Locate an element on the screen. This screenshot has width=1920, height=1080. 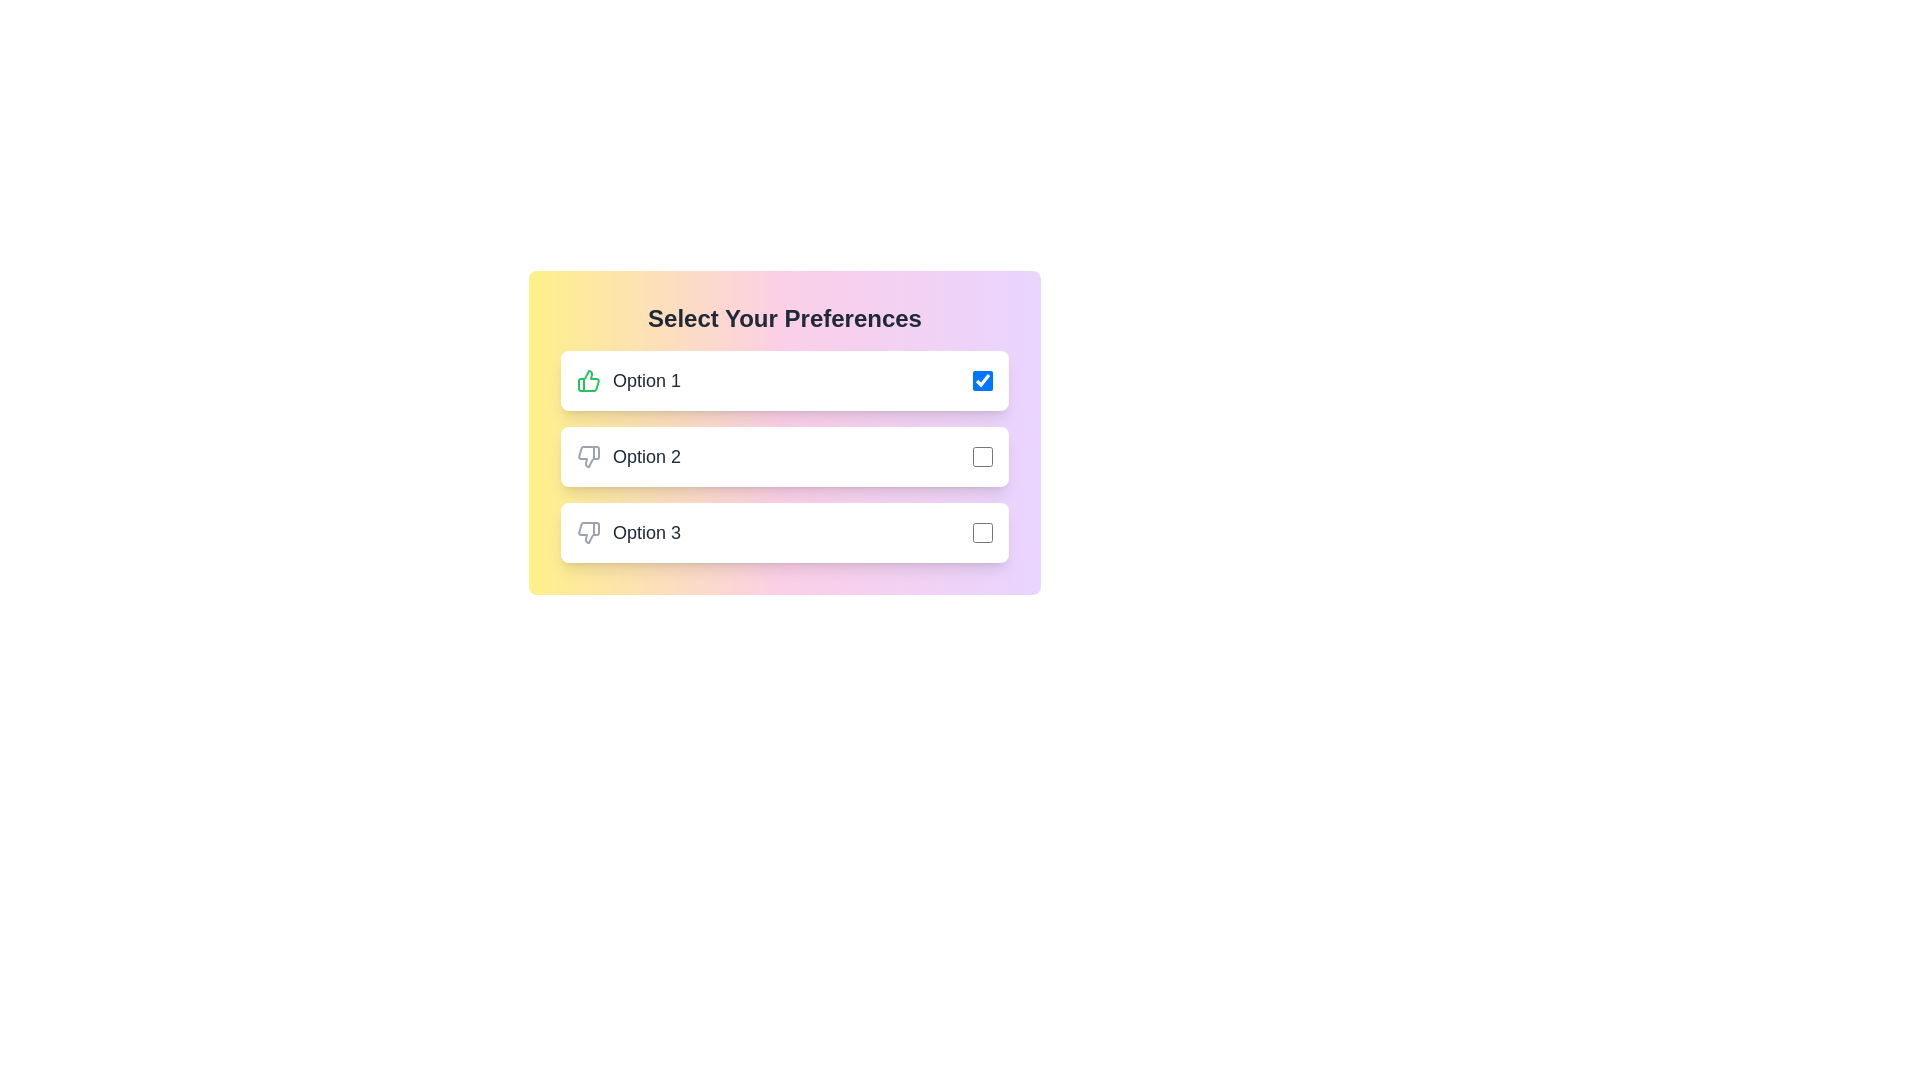
text displayed on the 'Option 1' label, which is styled with a bold font and dark gray color, located centrally between a thumbs-up icon and a checkbox in the first row of selectable preferences is located at coordinates (647, 381).